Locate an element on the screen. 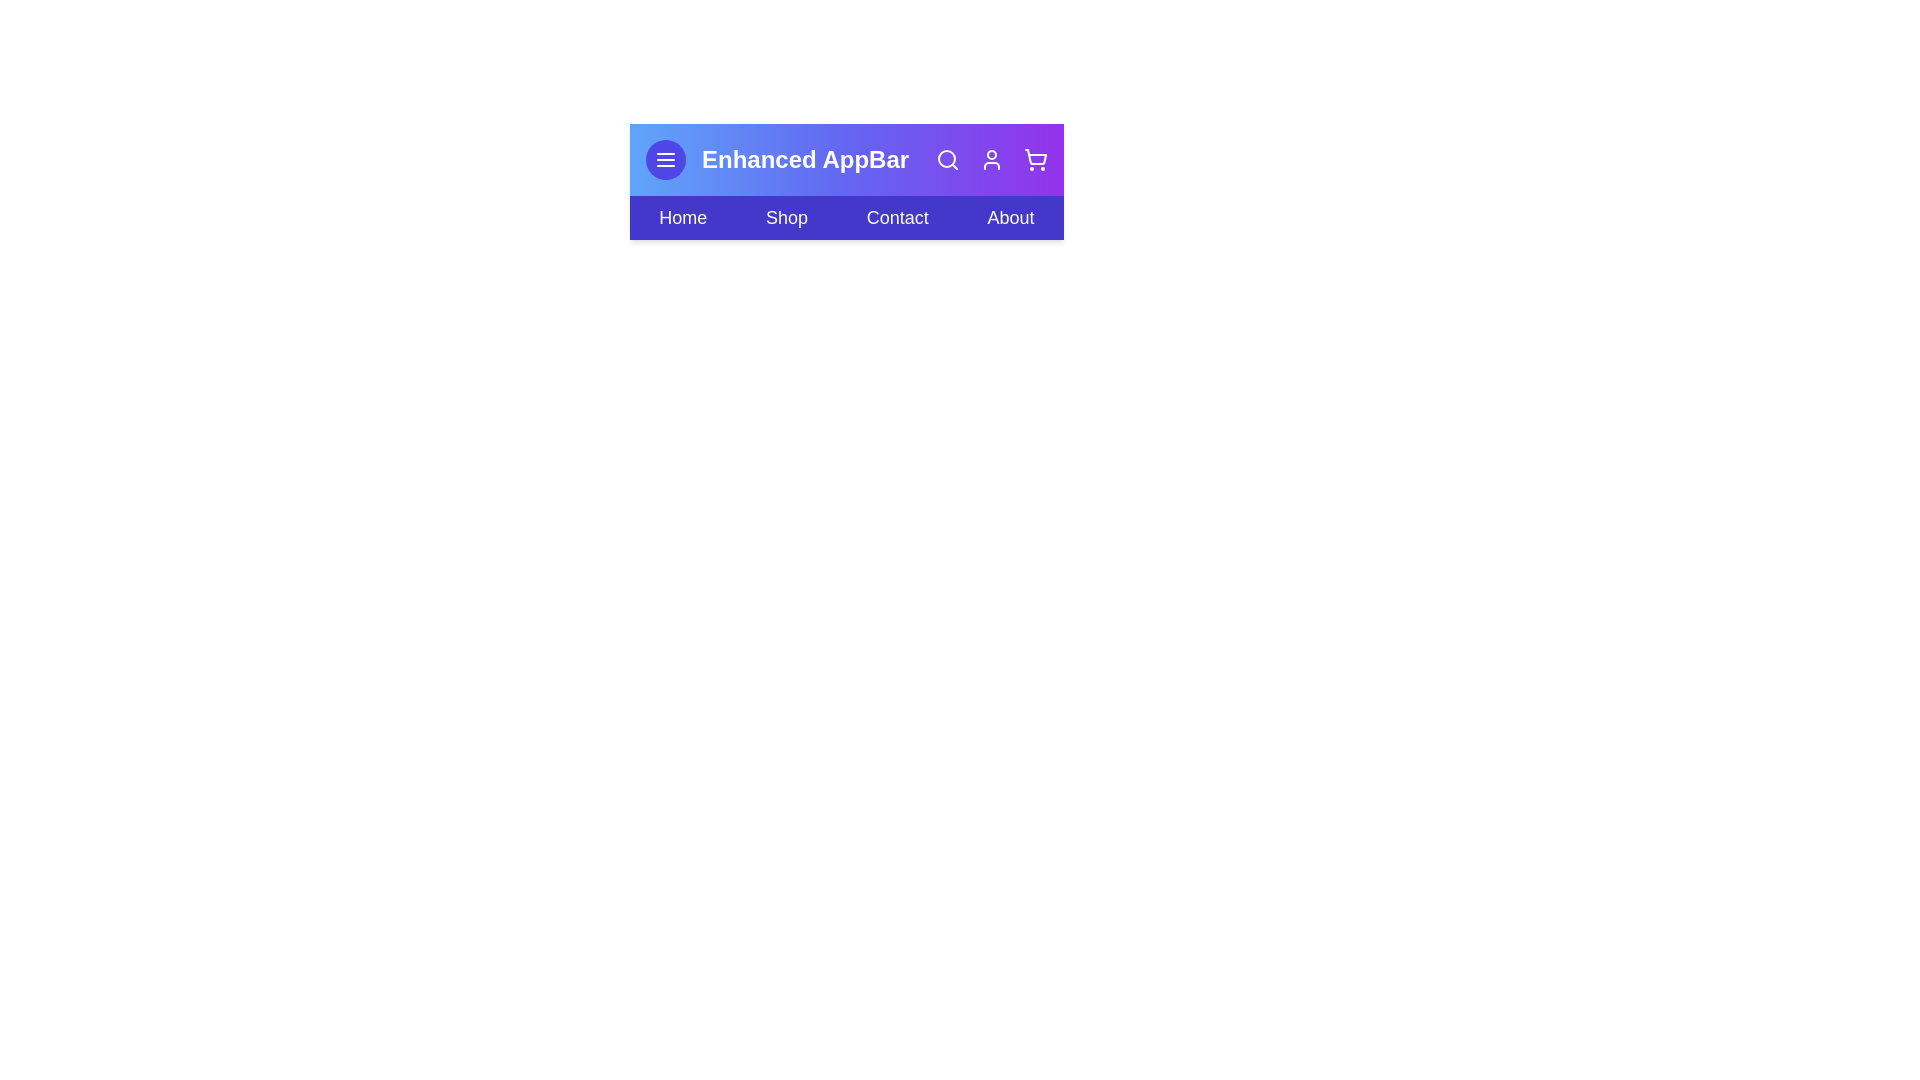  the interactive element Search Icon to observe its hover effect is located at coordinates (947, 158).